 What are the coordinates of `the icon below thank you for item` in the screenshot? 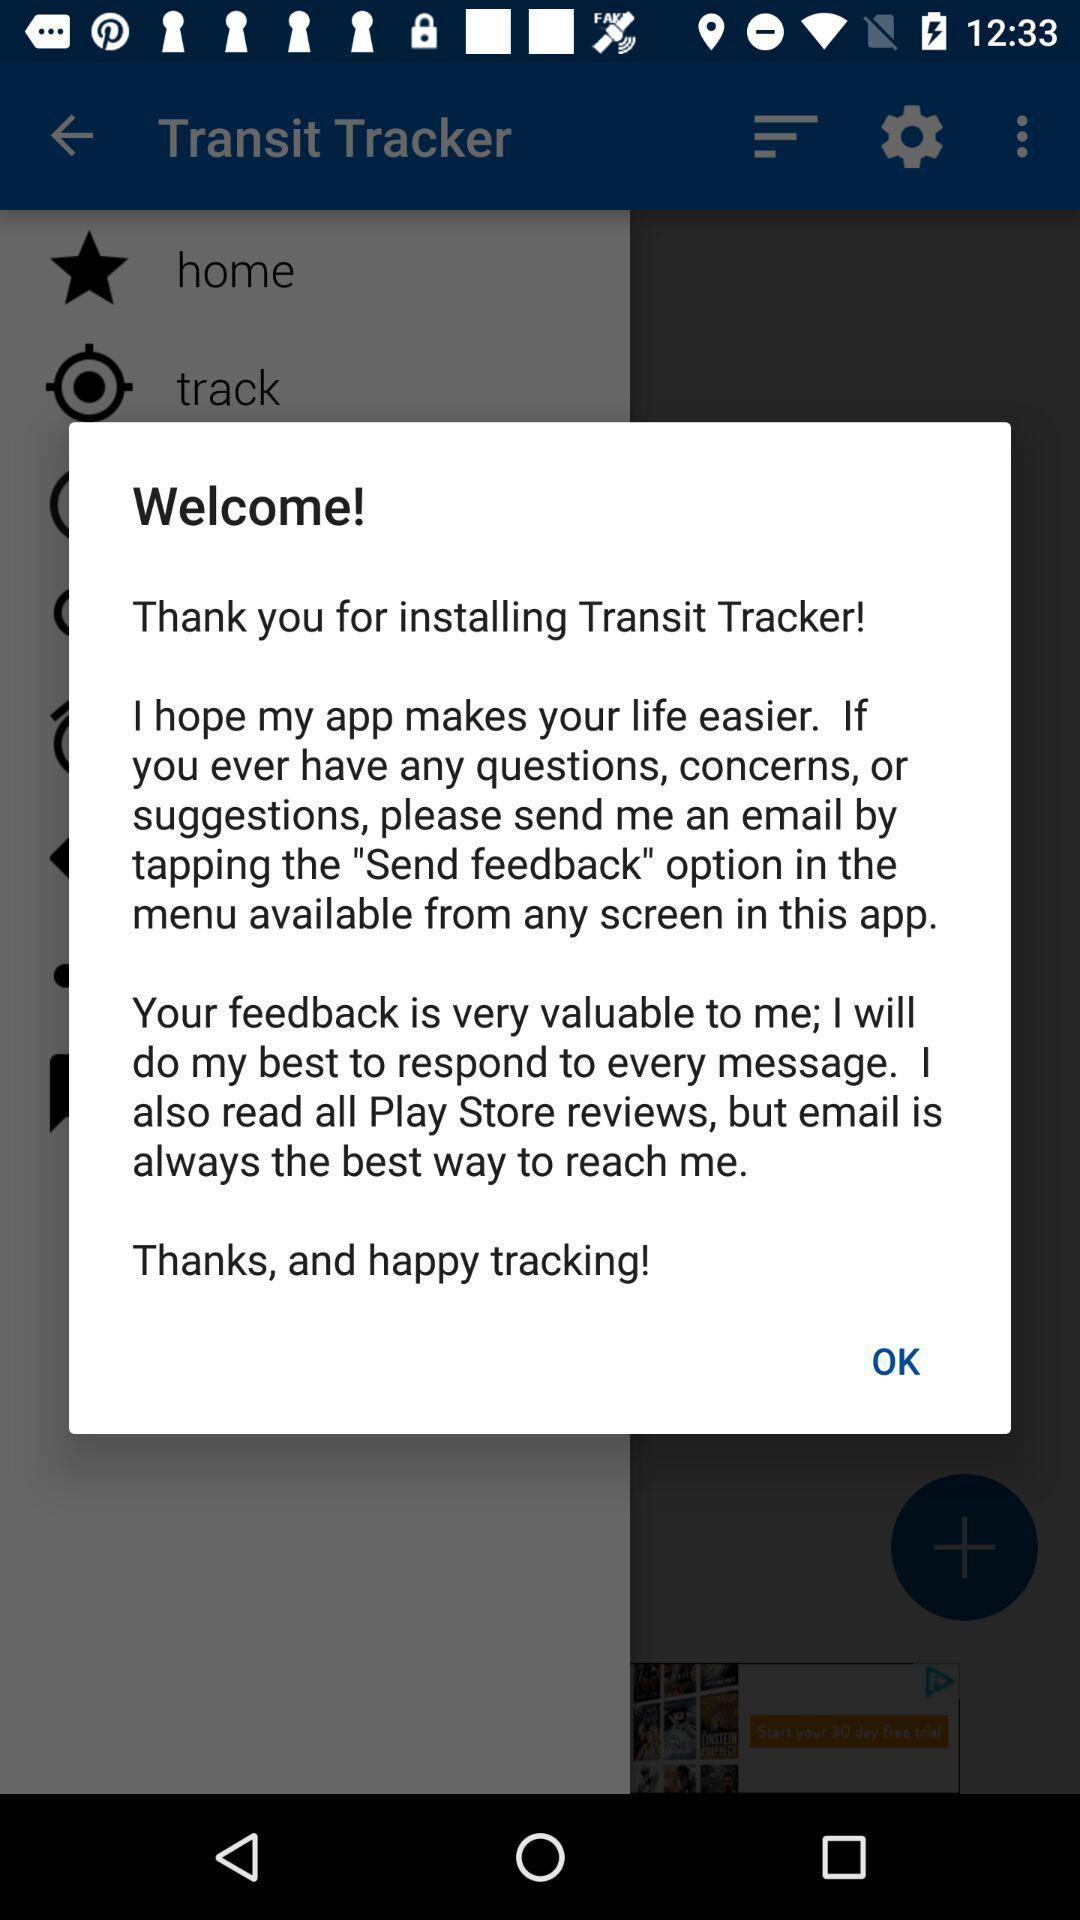 It's located at (894, 1360).